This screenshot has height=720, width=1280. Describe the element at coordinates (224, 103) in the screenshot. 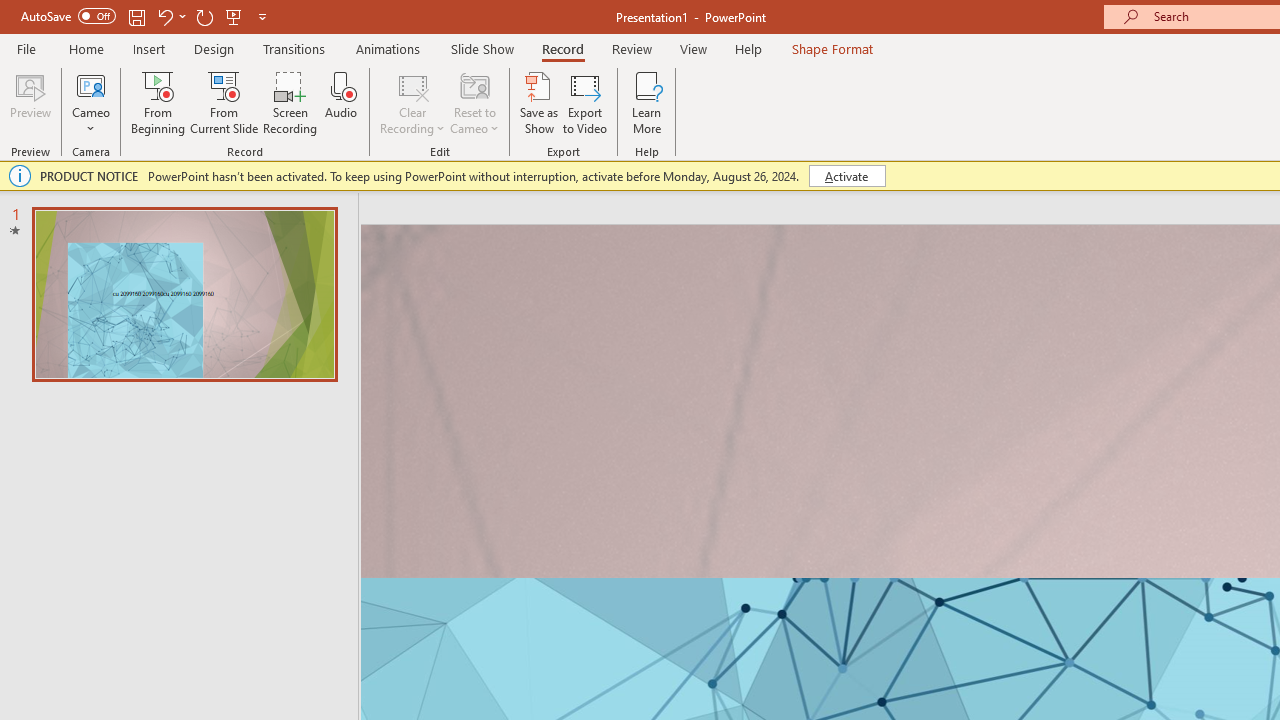

I see `'From Current Slide...'` at that location.